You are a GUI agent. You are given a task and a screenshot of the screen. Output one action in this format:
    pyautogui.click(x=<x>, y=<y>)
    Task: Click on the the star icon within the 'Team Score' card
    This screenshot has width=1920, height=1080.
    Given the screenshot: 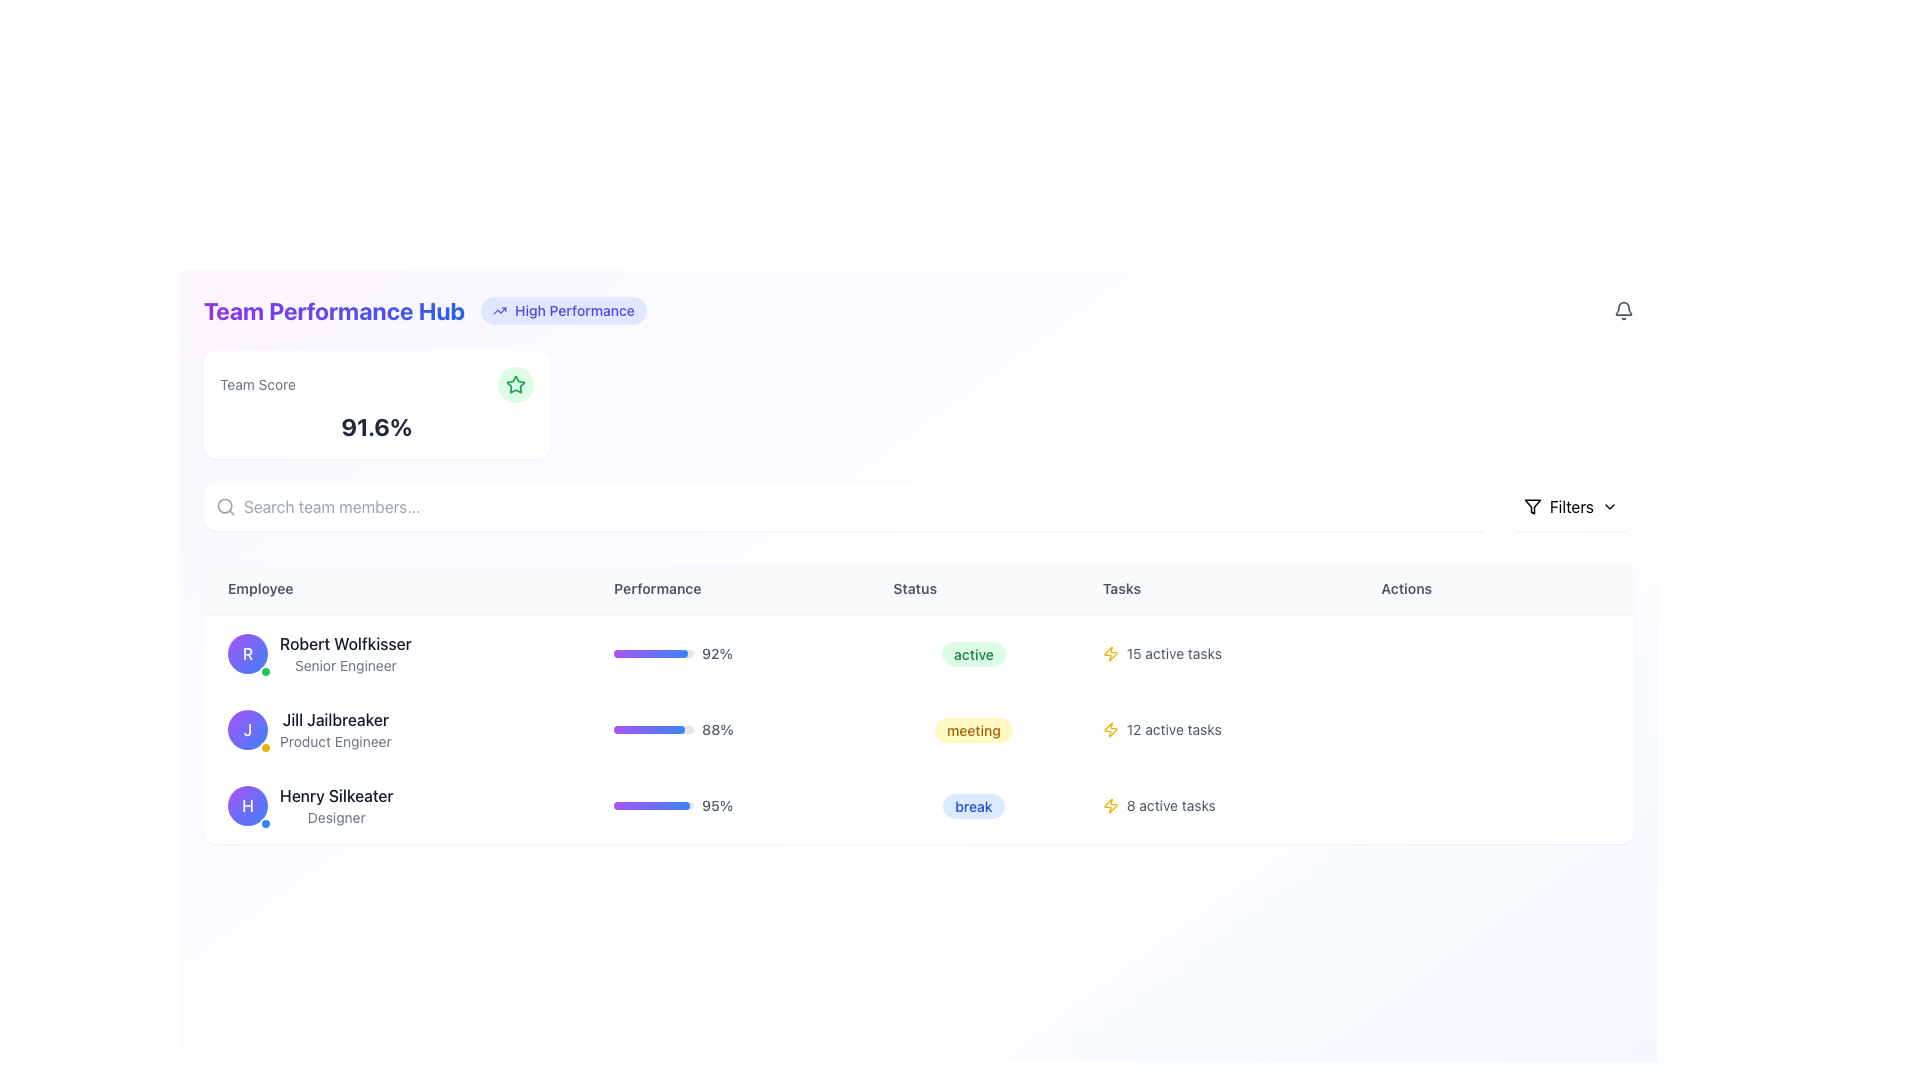 What is the action you would take?
    pyautogui.click(x=515, y=384)
    